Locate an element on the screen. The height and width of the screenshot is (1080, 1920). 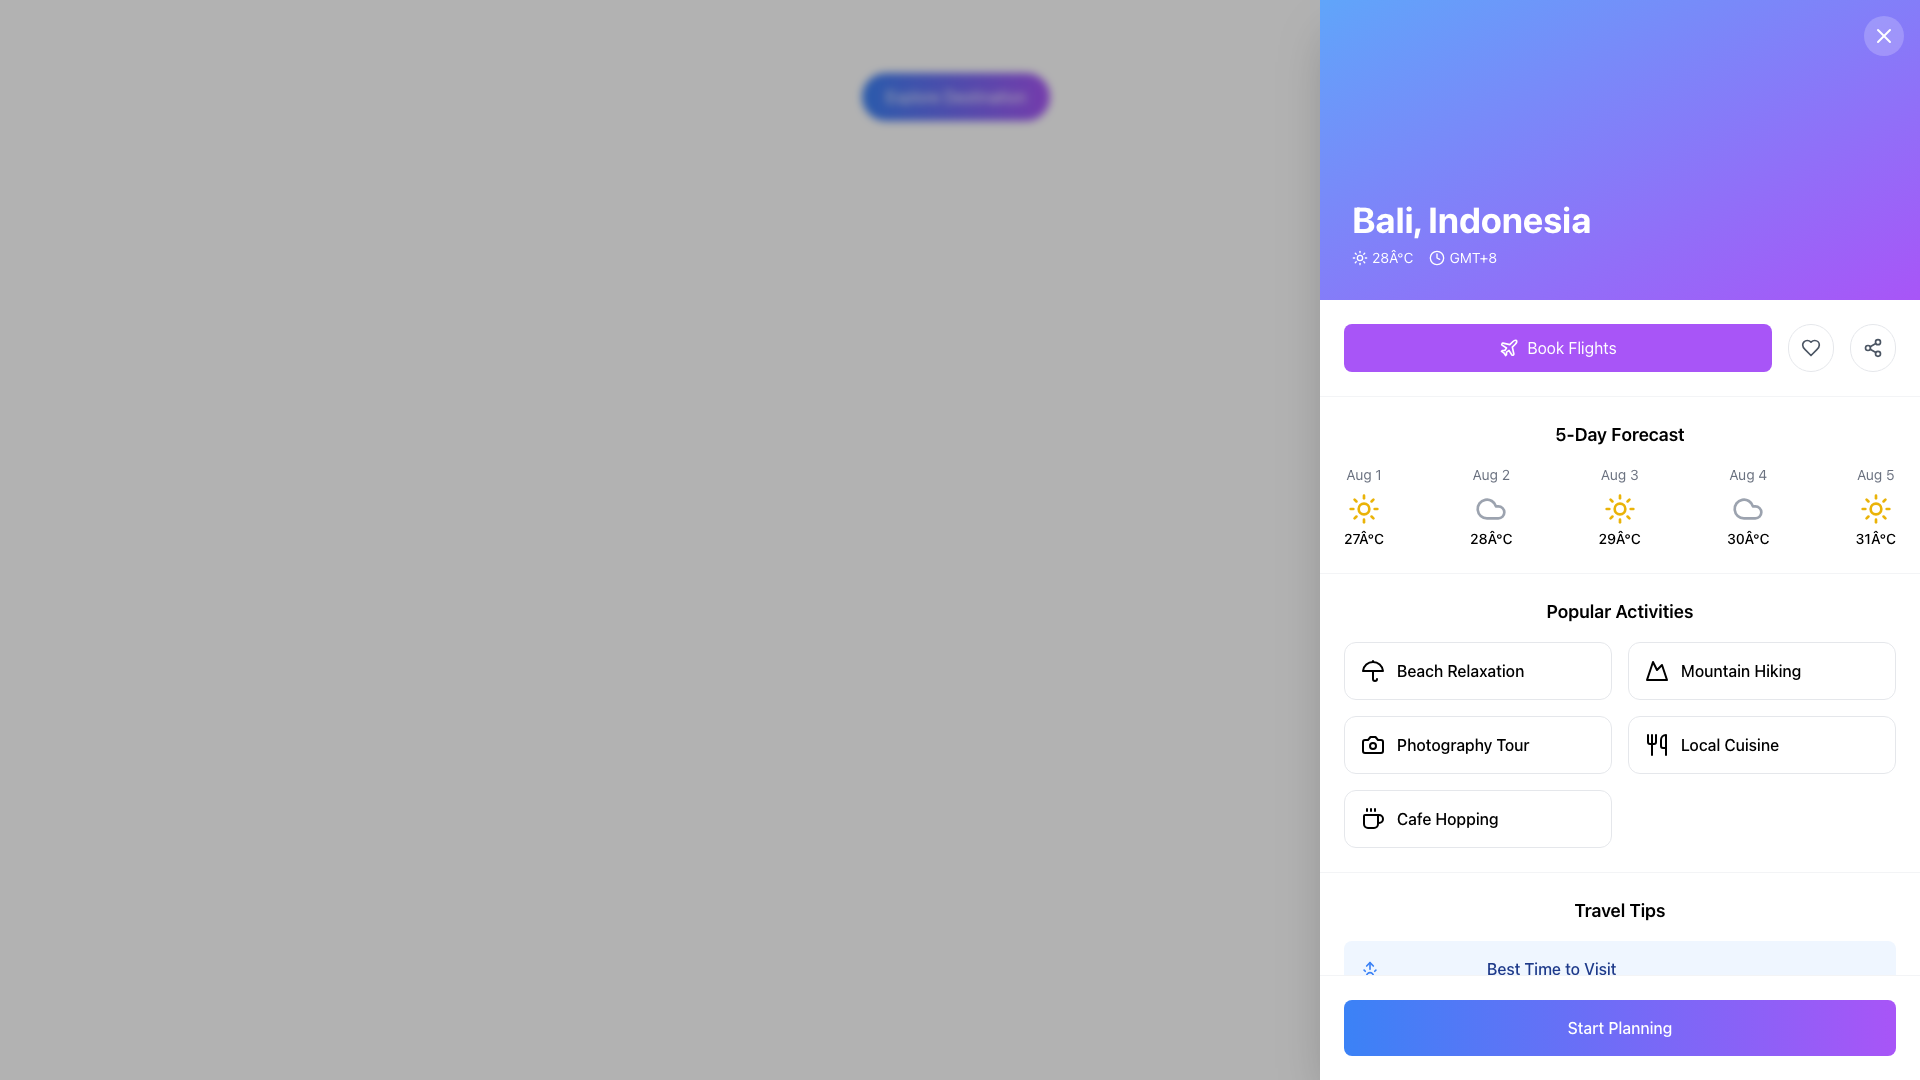
the 'Photography Tour' text label located in the second row, first column of the 'Popular Activities' section to enhance user understanding of the activity card's purpose is located at coordinates (1463, 744).